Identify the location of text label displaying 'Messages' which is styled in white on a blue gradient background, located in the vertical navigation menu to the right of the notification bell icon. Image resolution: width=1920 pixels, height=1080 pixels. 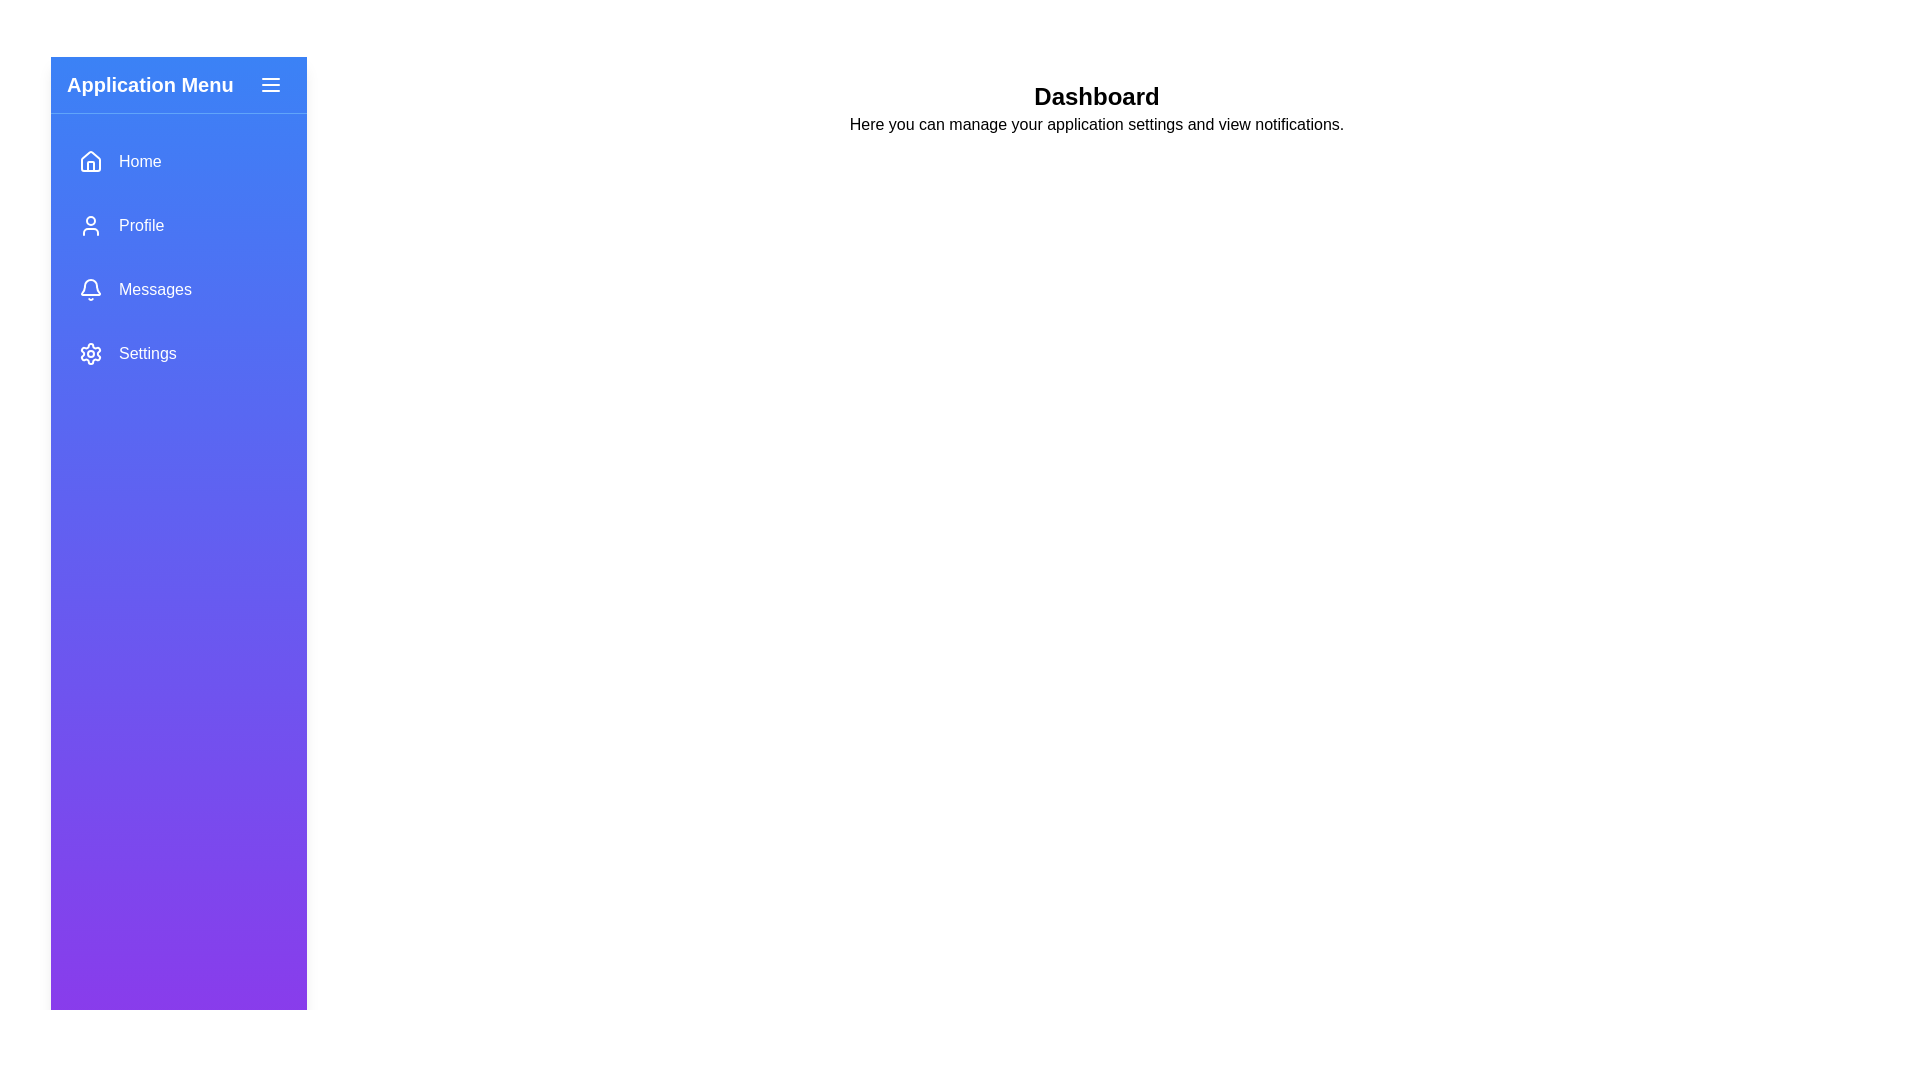
(154, 289).